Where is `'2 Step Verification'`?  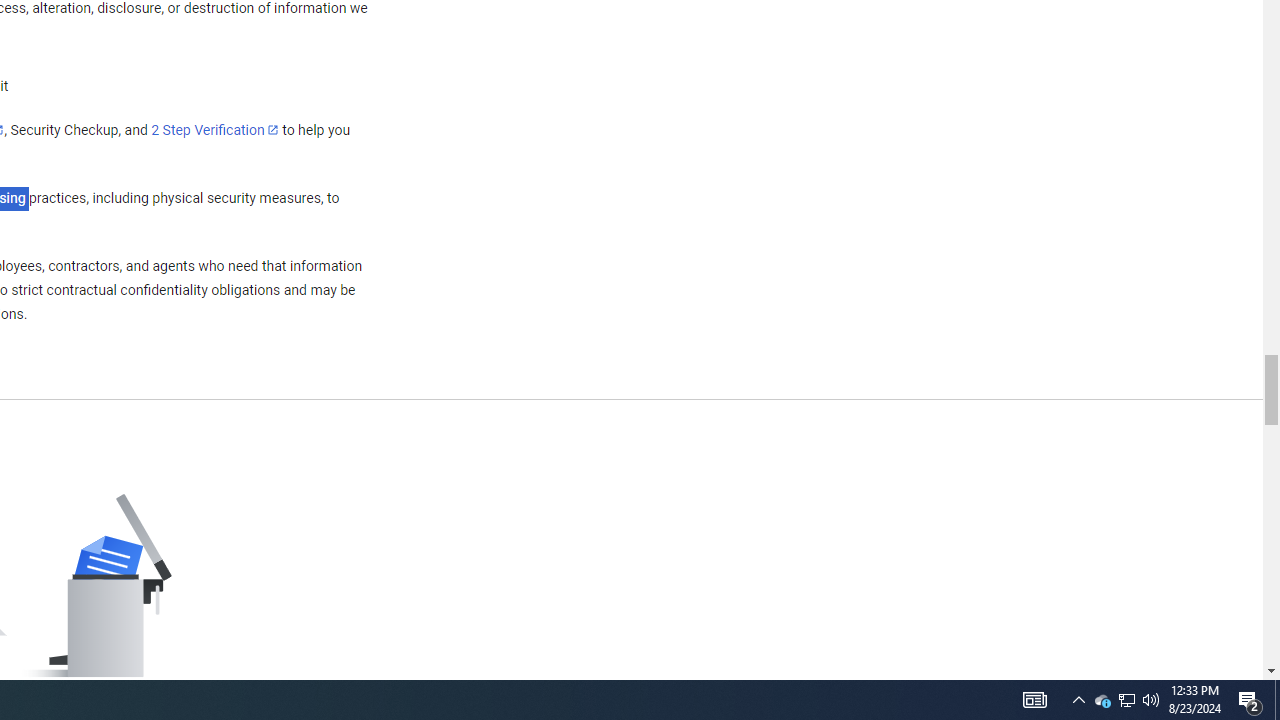
'2 Step Verification' is located at coordinates (215, 129).